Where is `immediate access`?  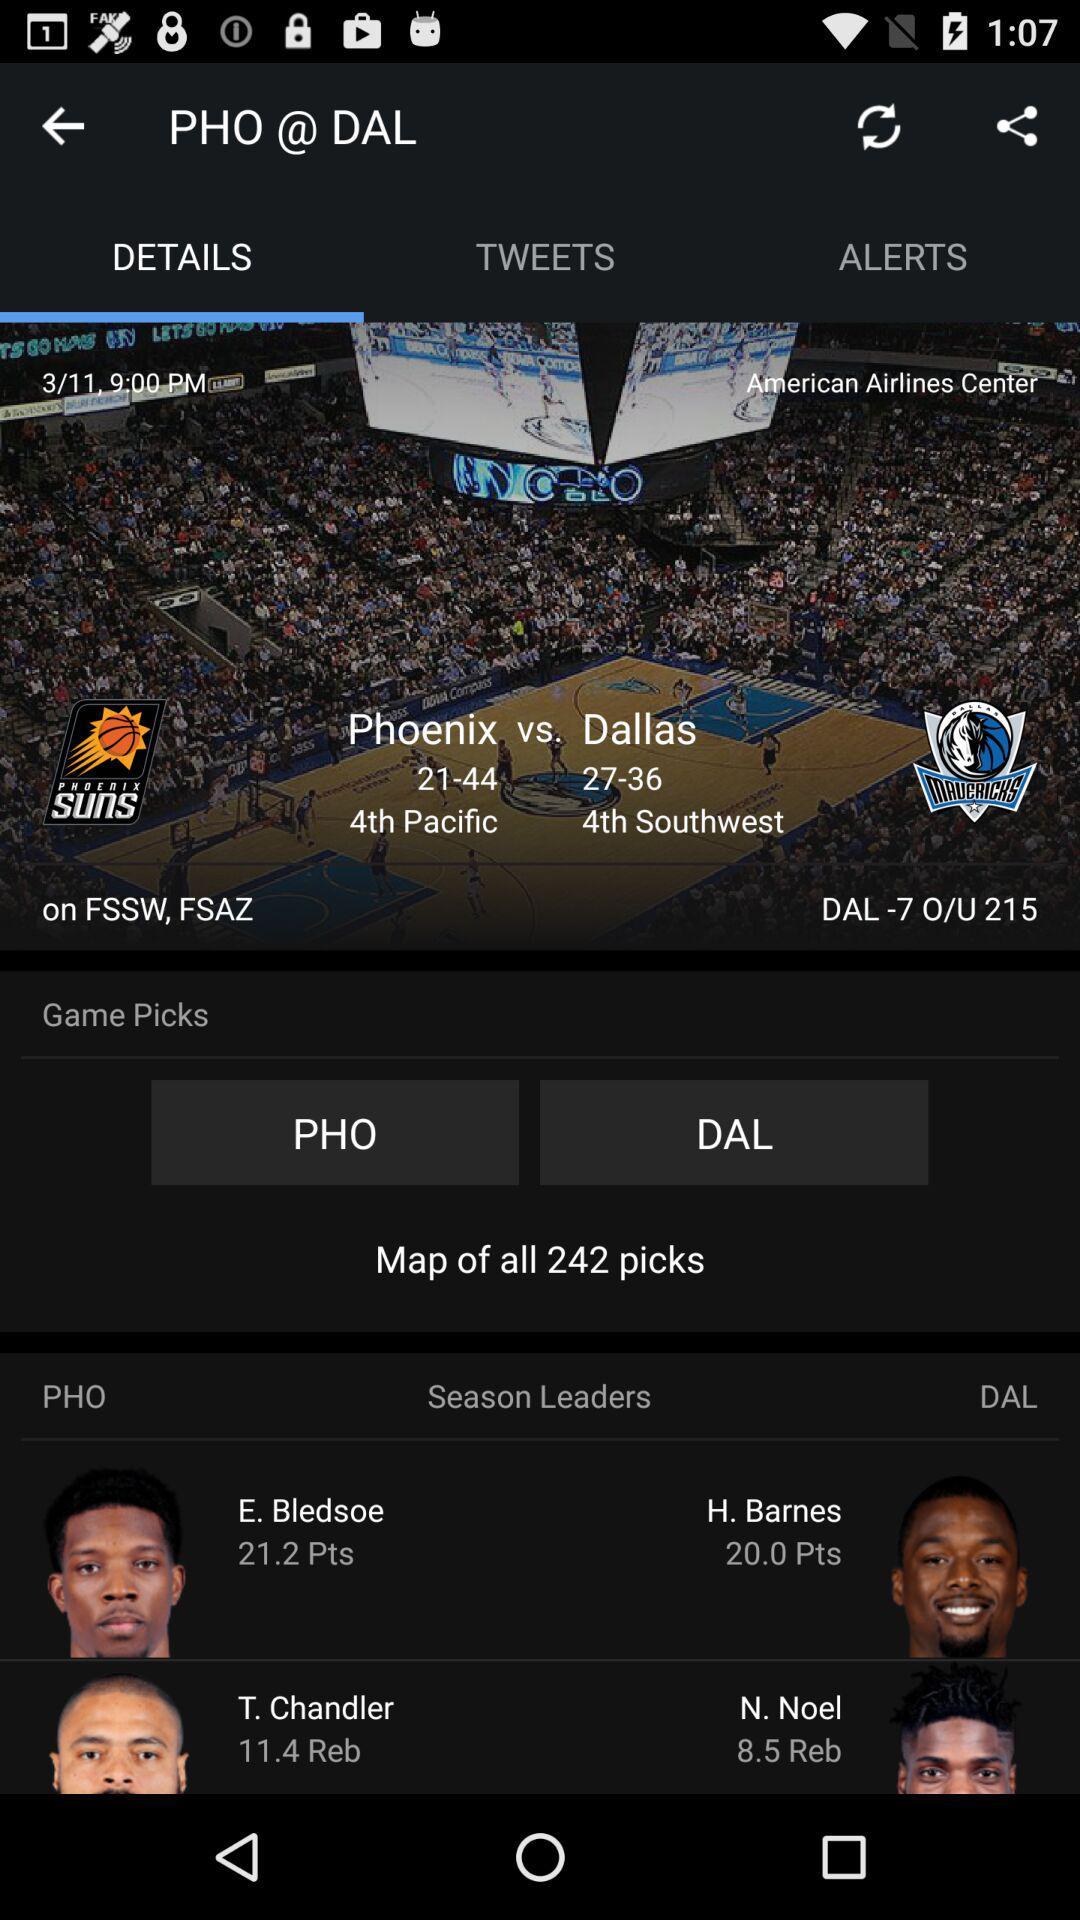
immediate access is located at coordinates (104, 761).